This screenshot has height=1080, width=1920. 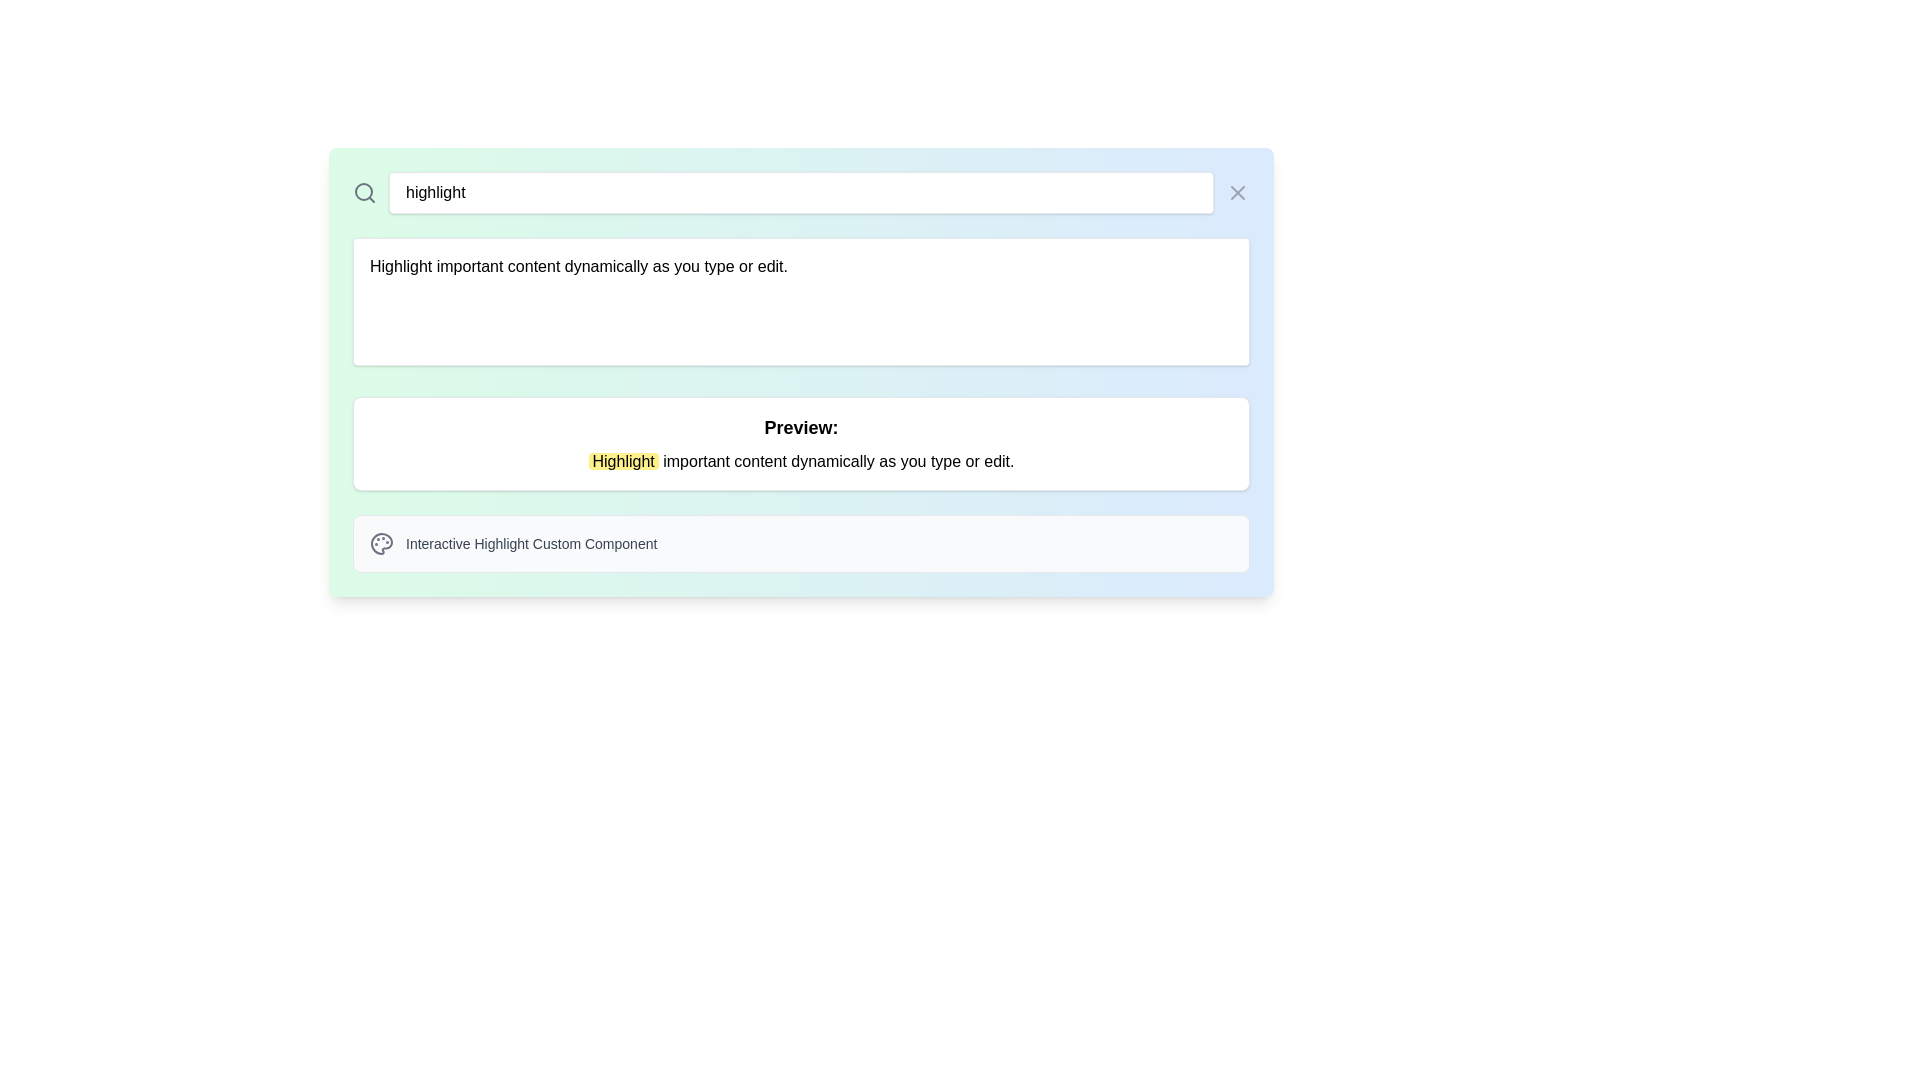 I want to click on the 'X' shaped close icon, which is styled with a thin gray stroke and is positioned in the top-right corner of the interface, adjacent to the search bar, so click(x=1237, y=192).